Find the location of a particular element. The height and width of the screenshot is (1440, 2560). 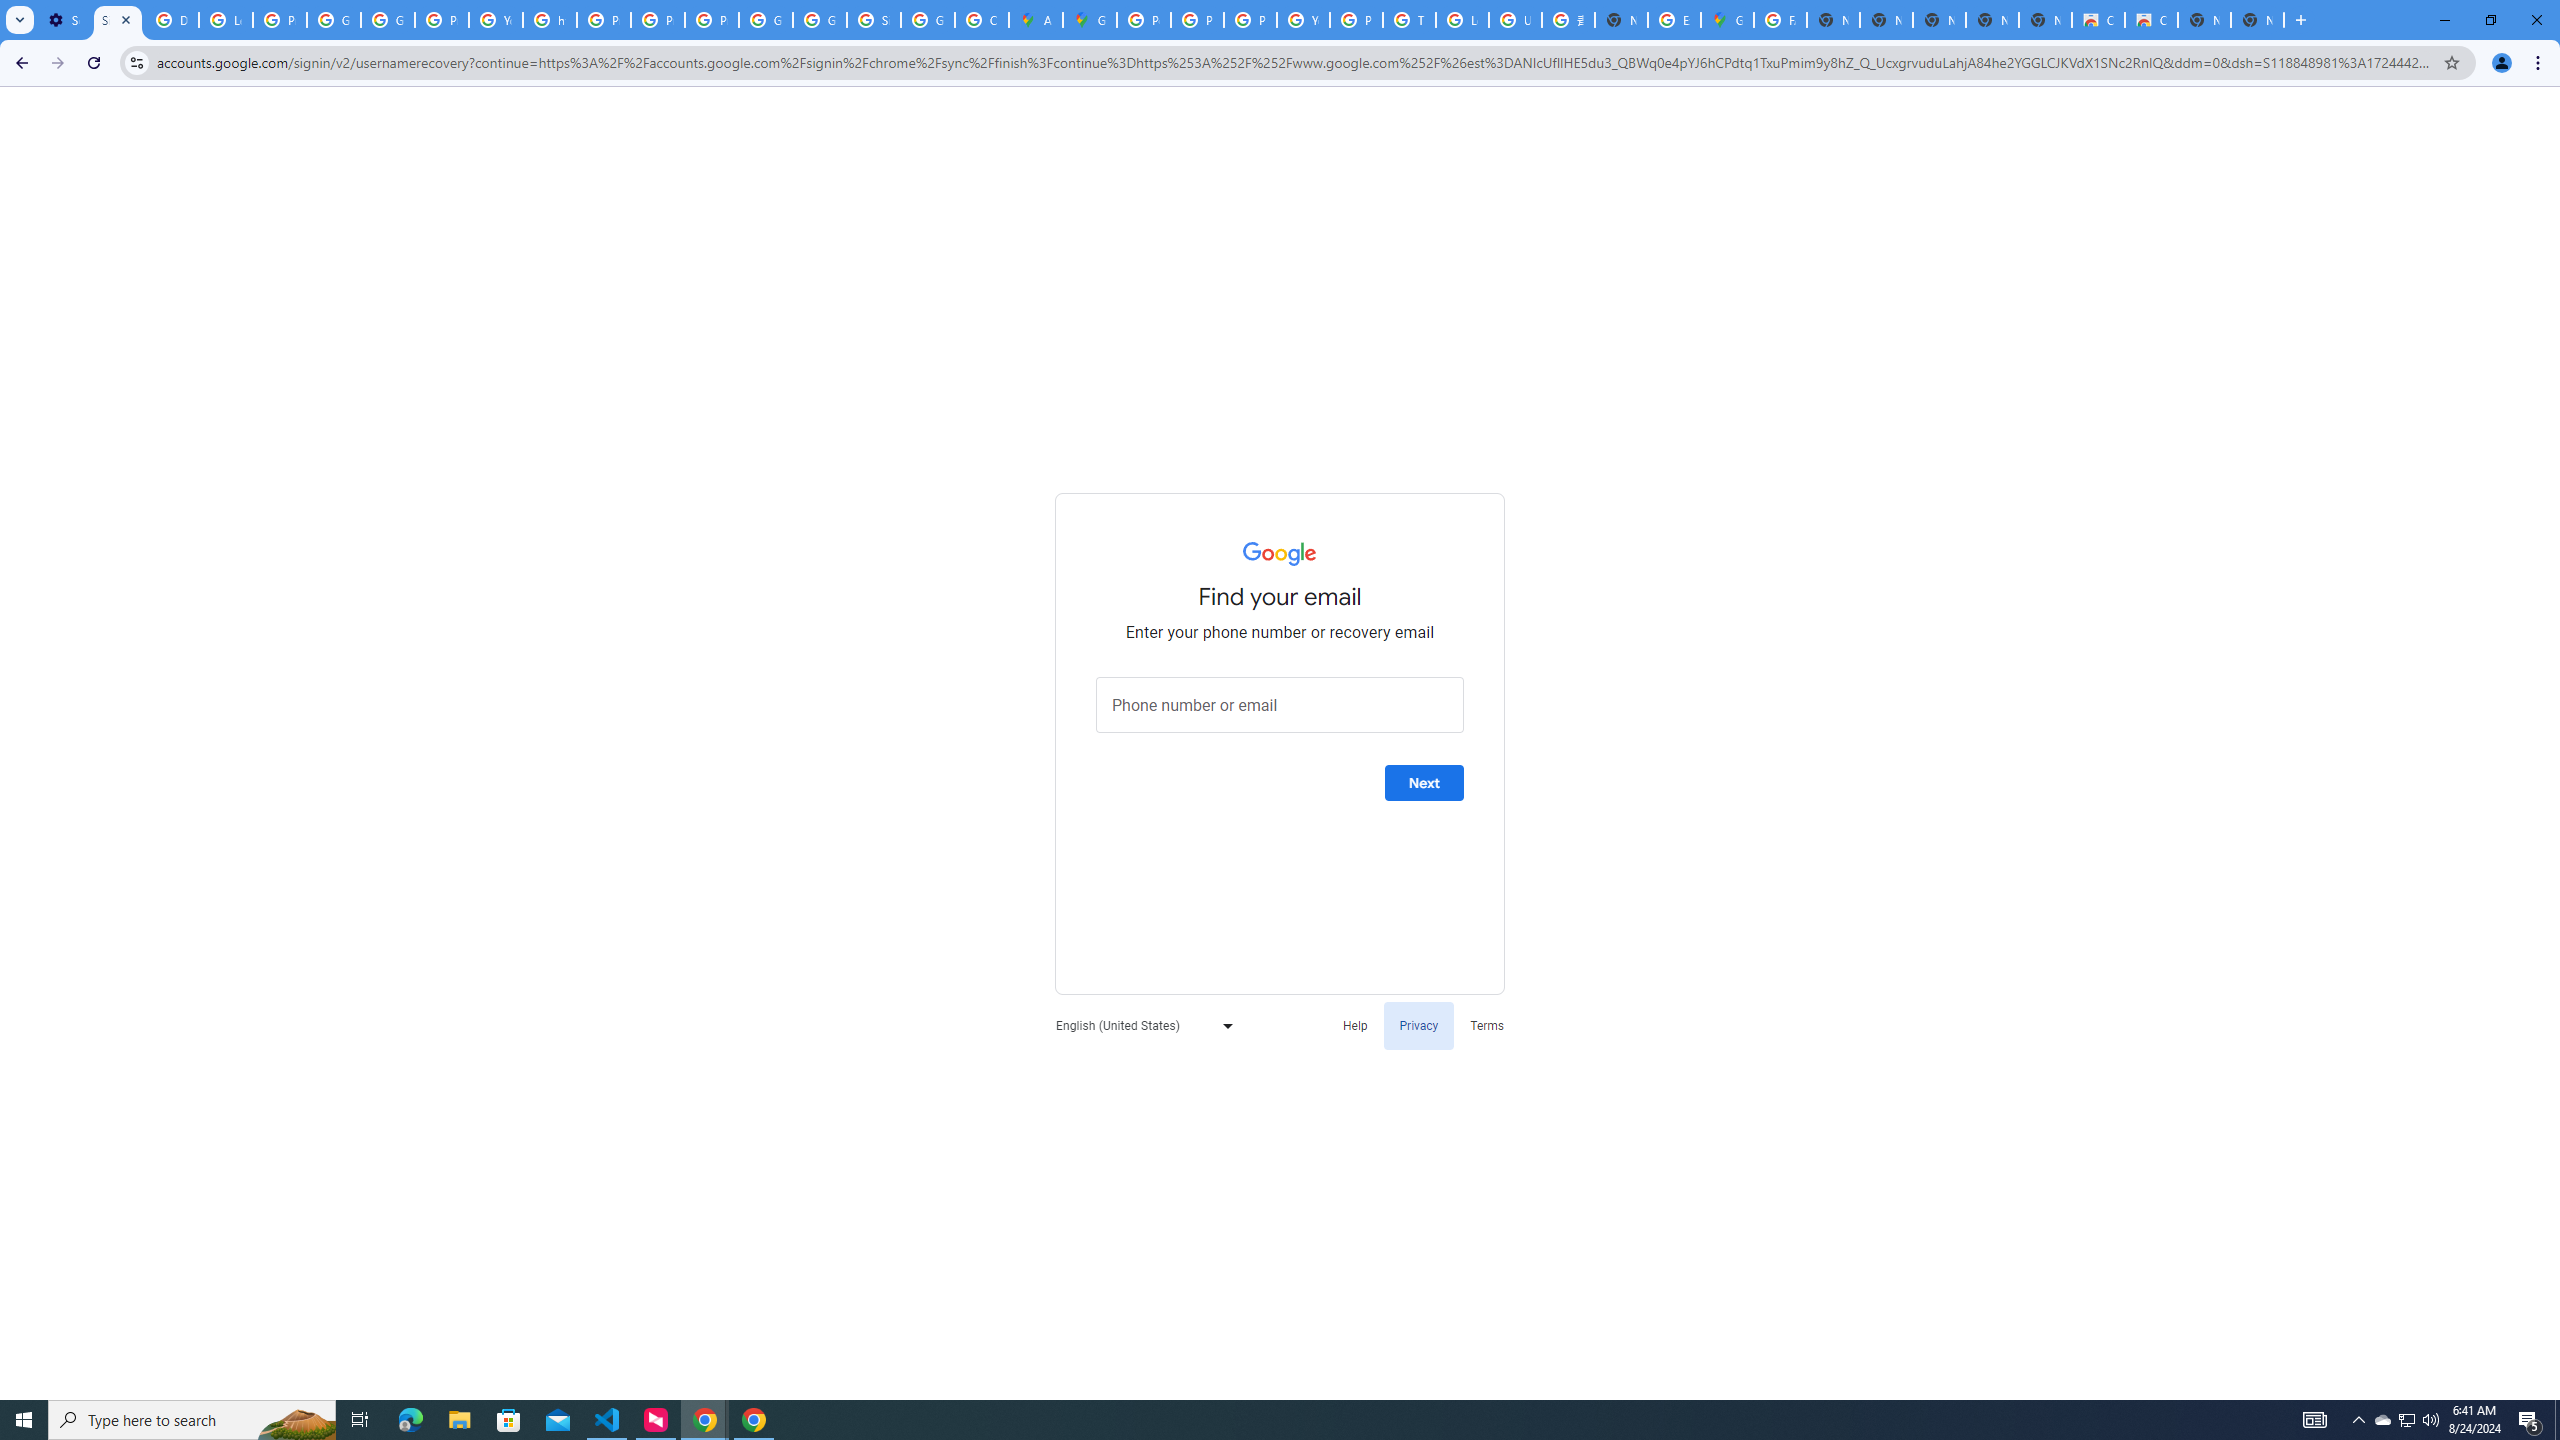

'Settings - On startup' is located at coordinates (64, 19).